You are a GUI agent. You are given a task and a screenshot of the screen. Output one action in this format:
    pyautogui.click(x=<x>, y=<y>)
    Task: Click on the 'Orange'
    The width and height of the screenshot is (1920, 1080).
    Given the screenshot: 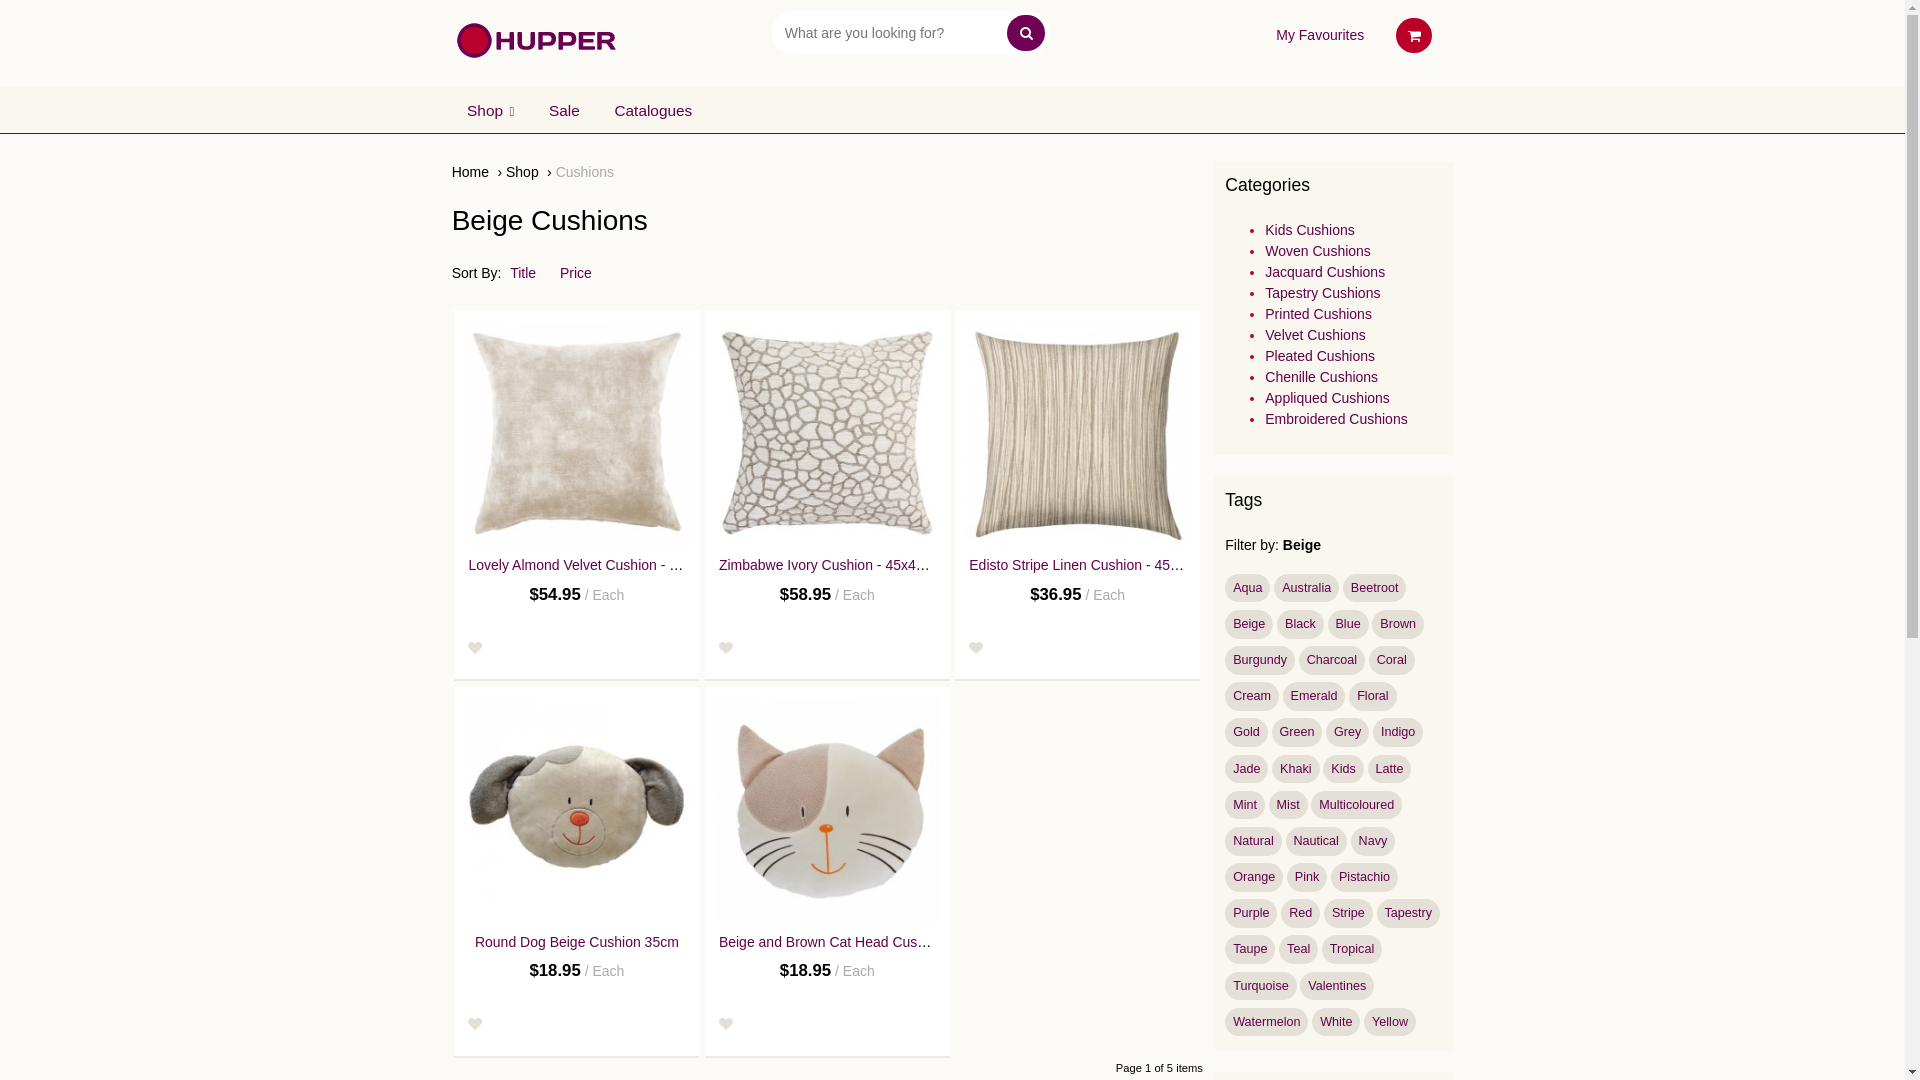 What is the action you would take?
    pyautogui.click(x=1252, y=876)
    